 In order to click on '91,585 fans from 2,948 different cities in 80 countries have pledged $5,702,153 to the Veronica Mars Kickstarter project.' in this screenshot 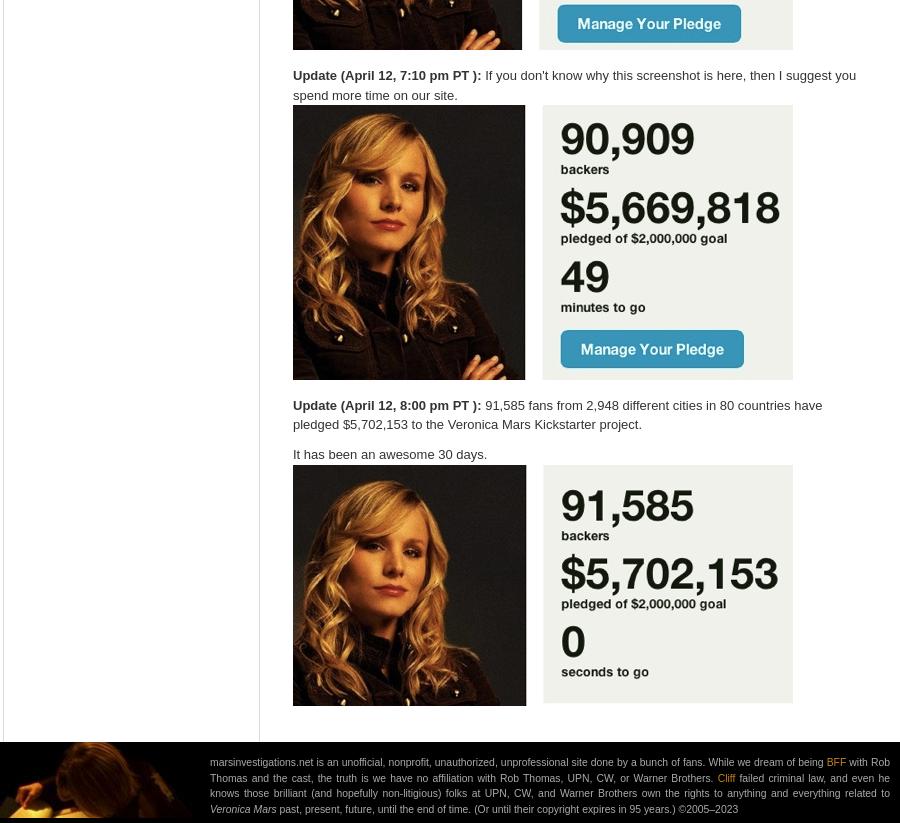, I will do `click(556, 414)`.